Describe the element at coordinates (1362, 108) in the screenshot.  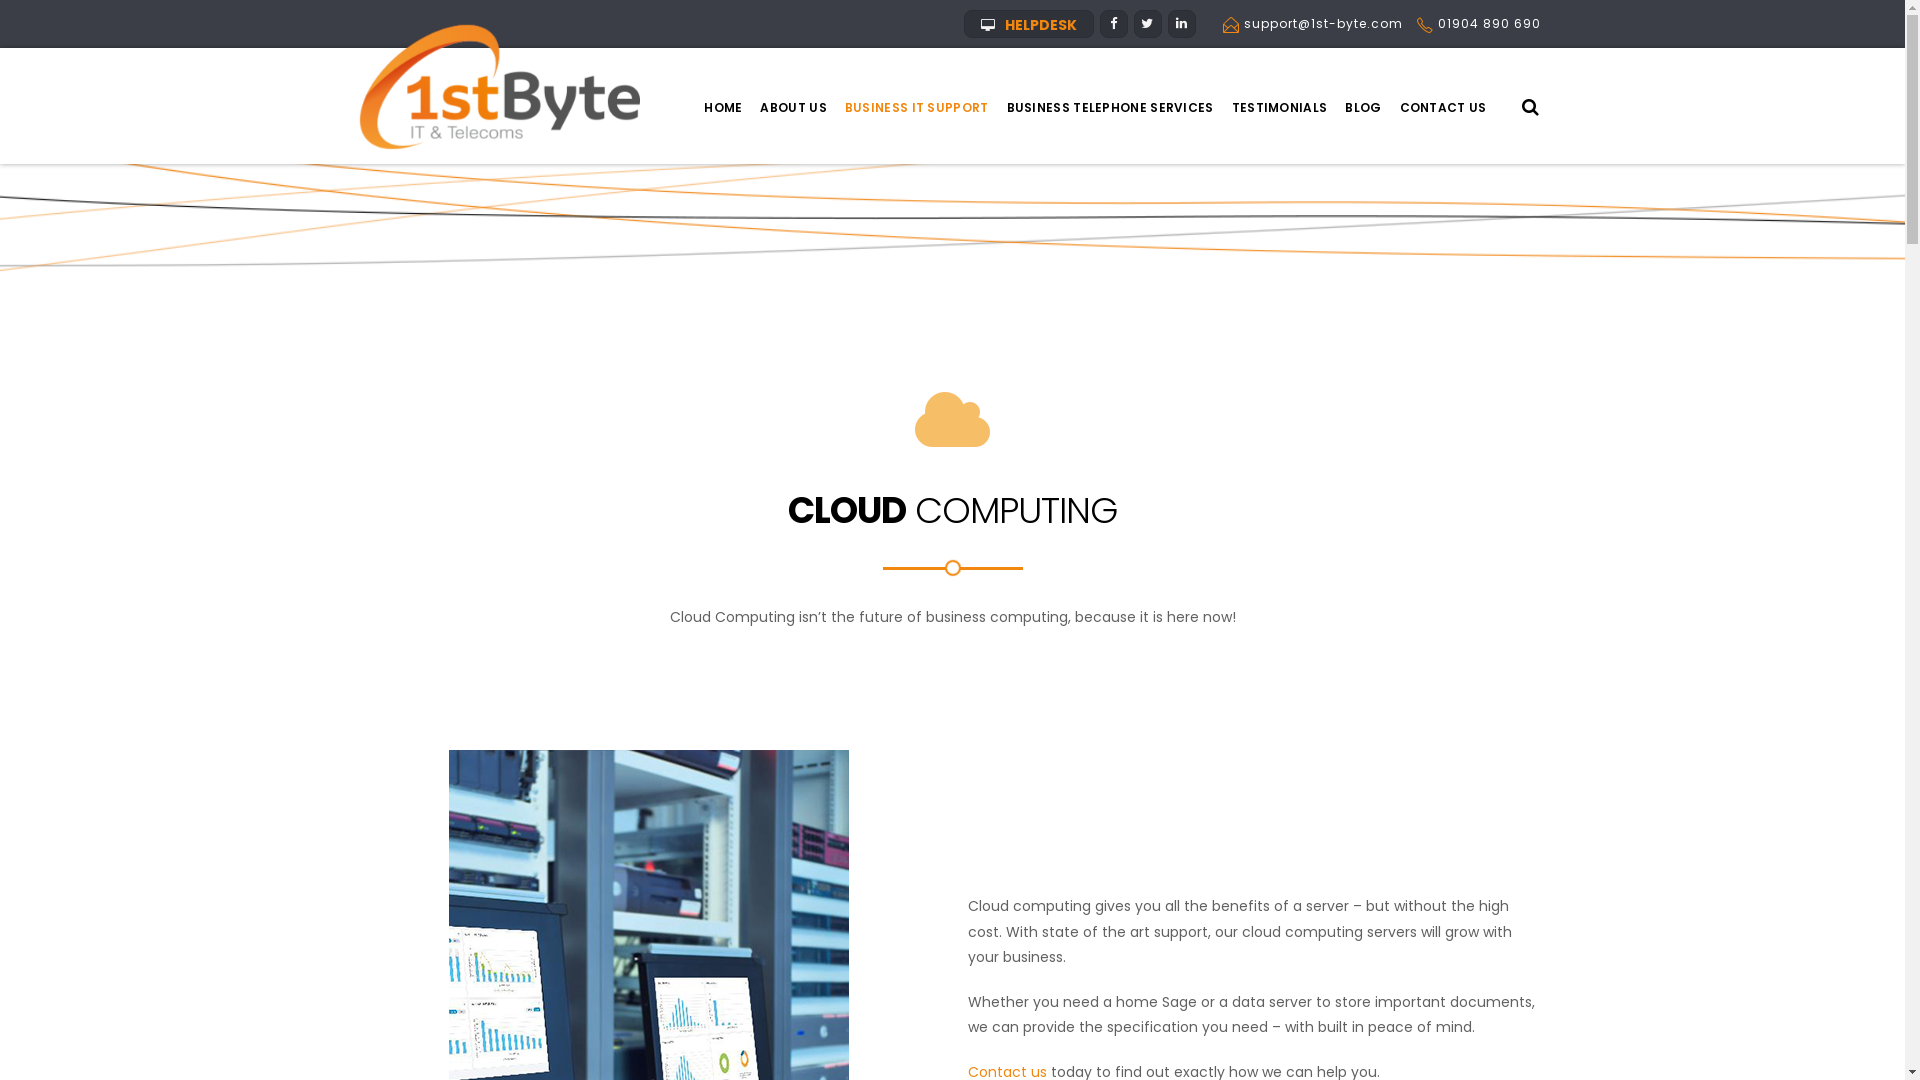
I see `'BLOG'` at that location.